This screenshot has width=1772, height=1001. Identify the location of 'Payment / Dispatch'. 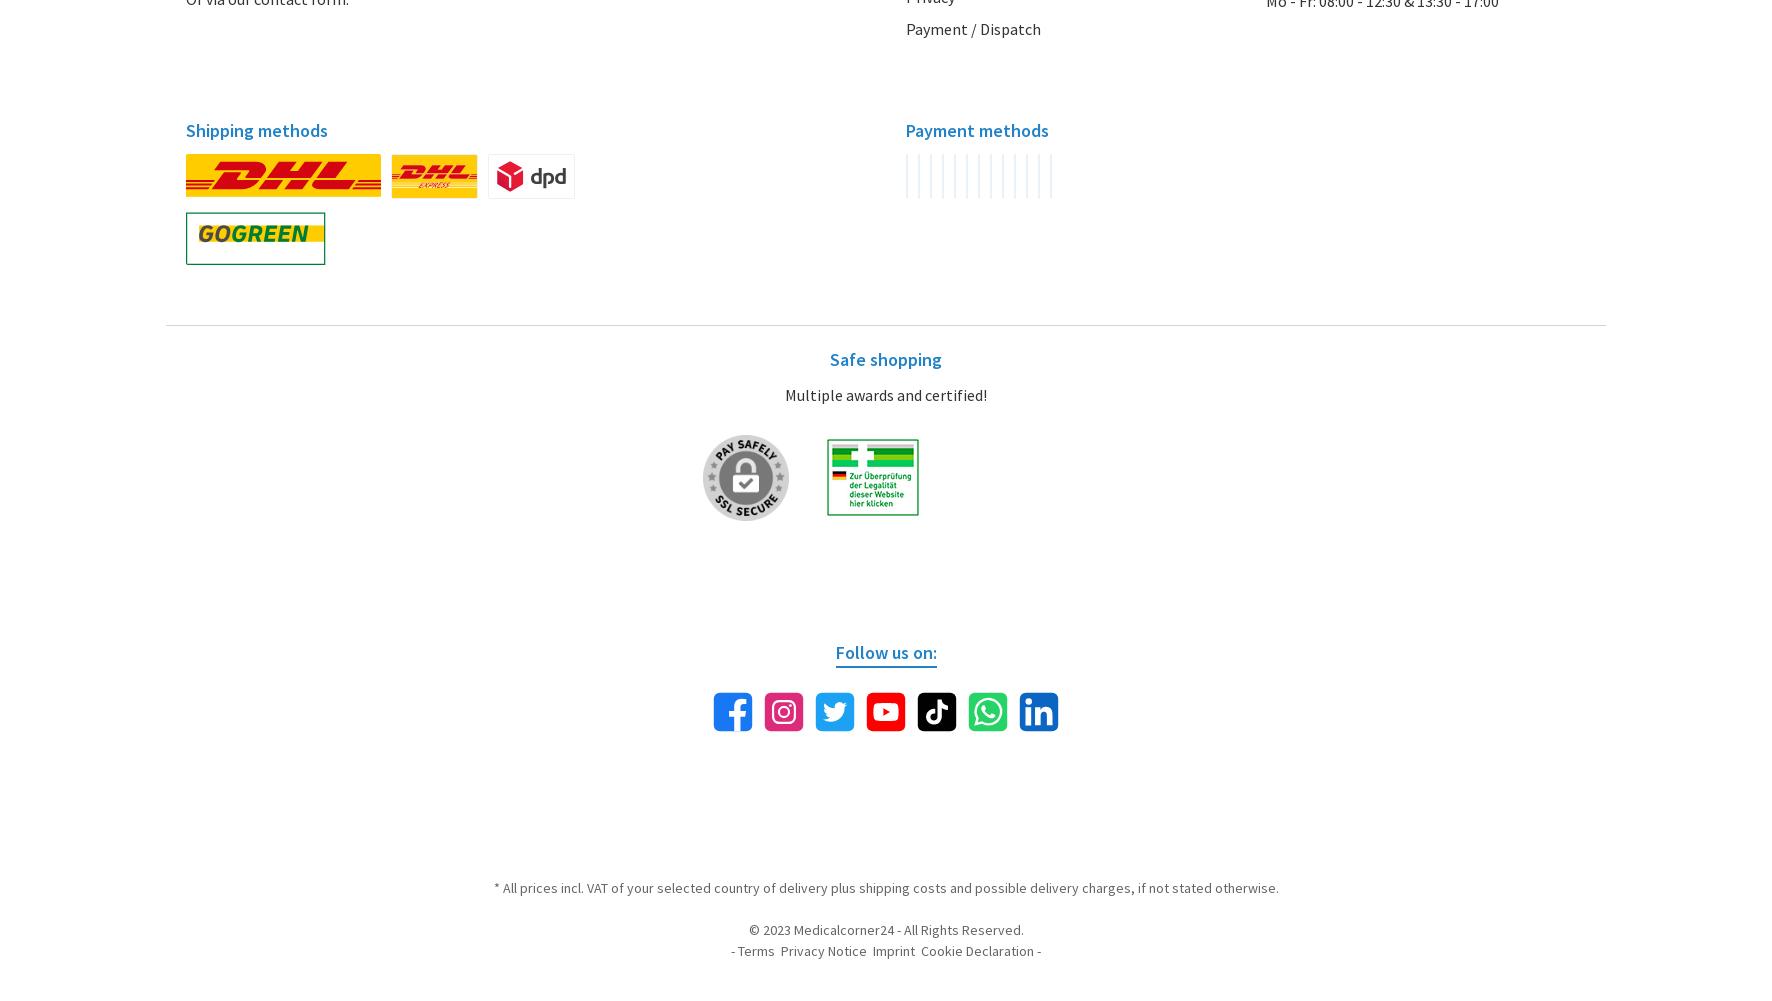
(972, 28).